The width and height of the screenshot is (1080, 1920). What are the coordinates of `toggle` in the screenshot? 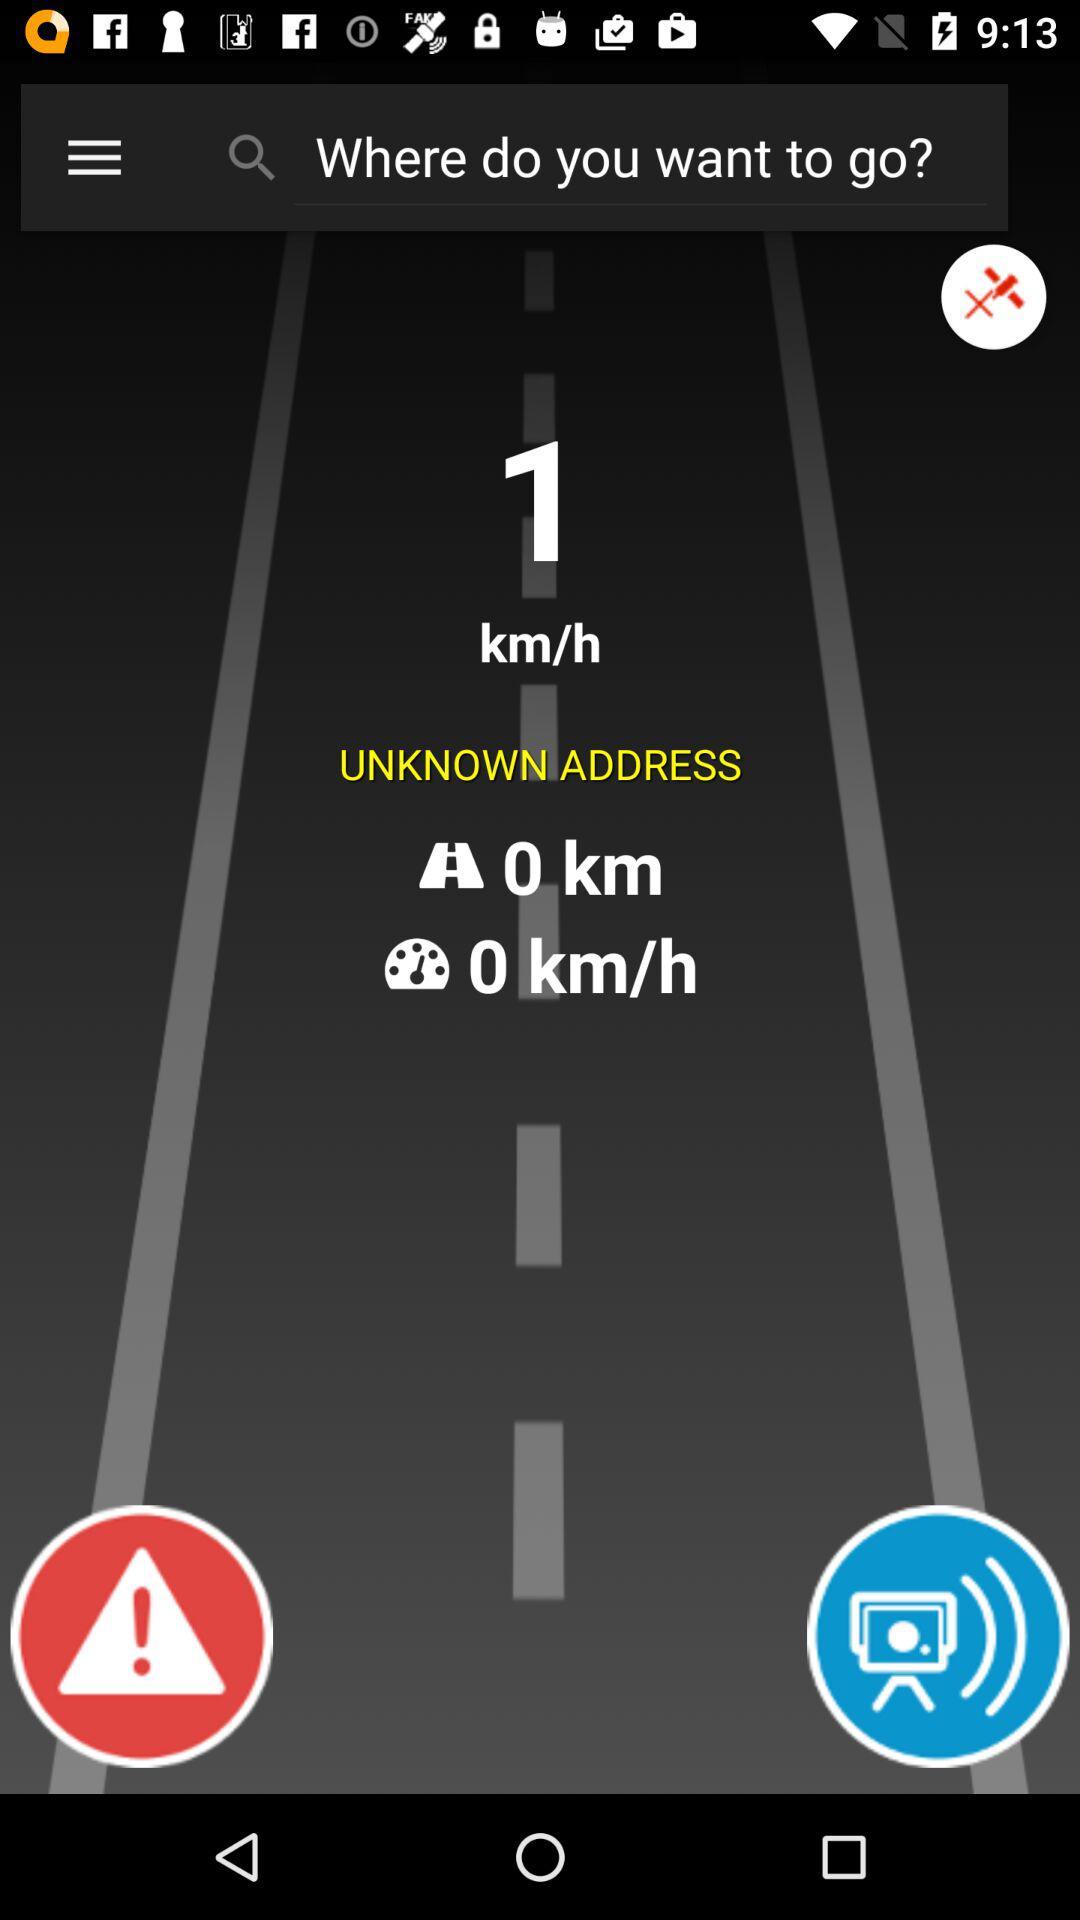 It's located at (993, 296).